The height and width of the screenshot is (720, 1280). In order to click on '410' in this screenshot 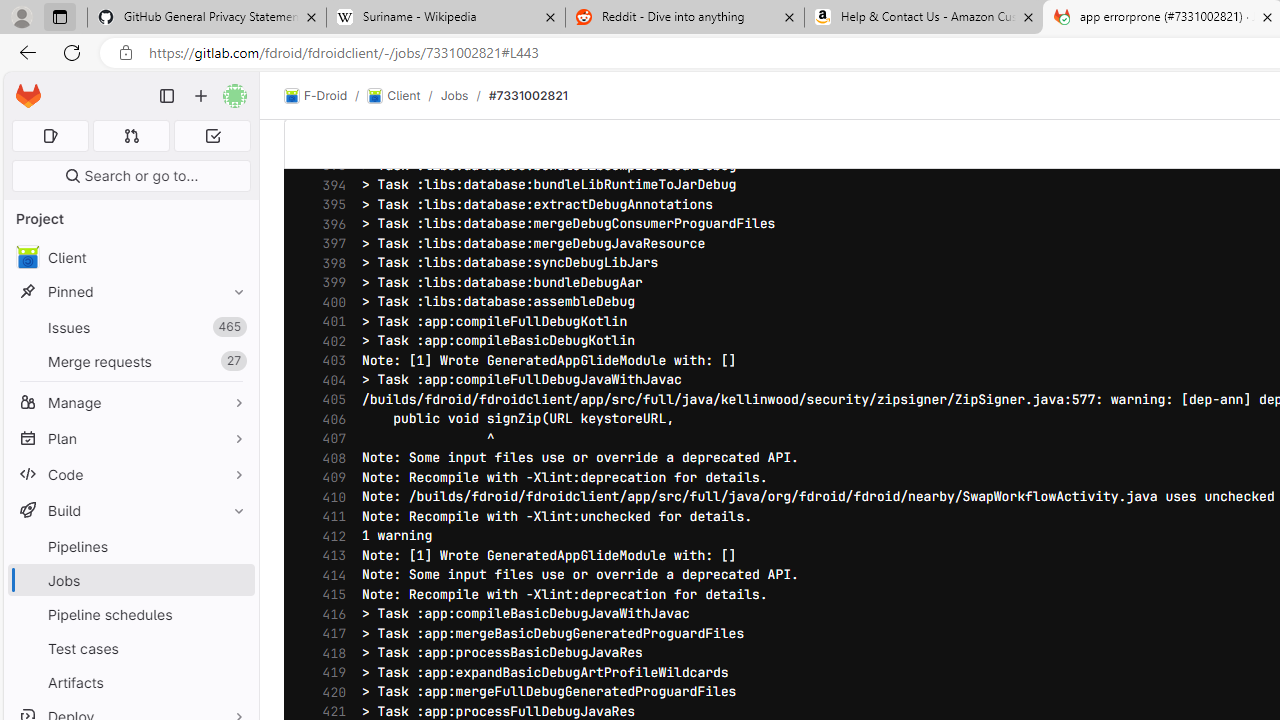, I will do `click(329, 496)`.